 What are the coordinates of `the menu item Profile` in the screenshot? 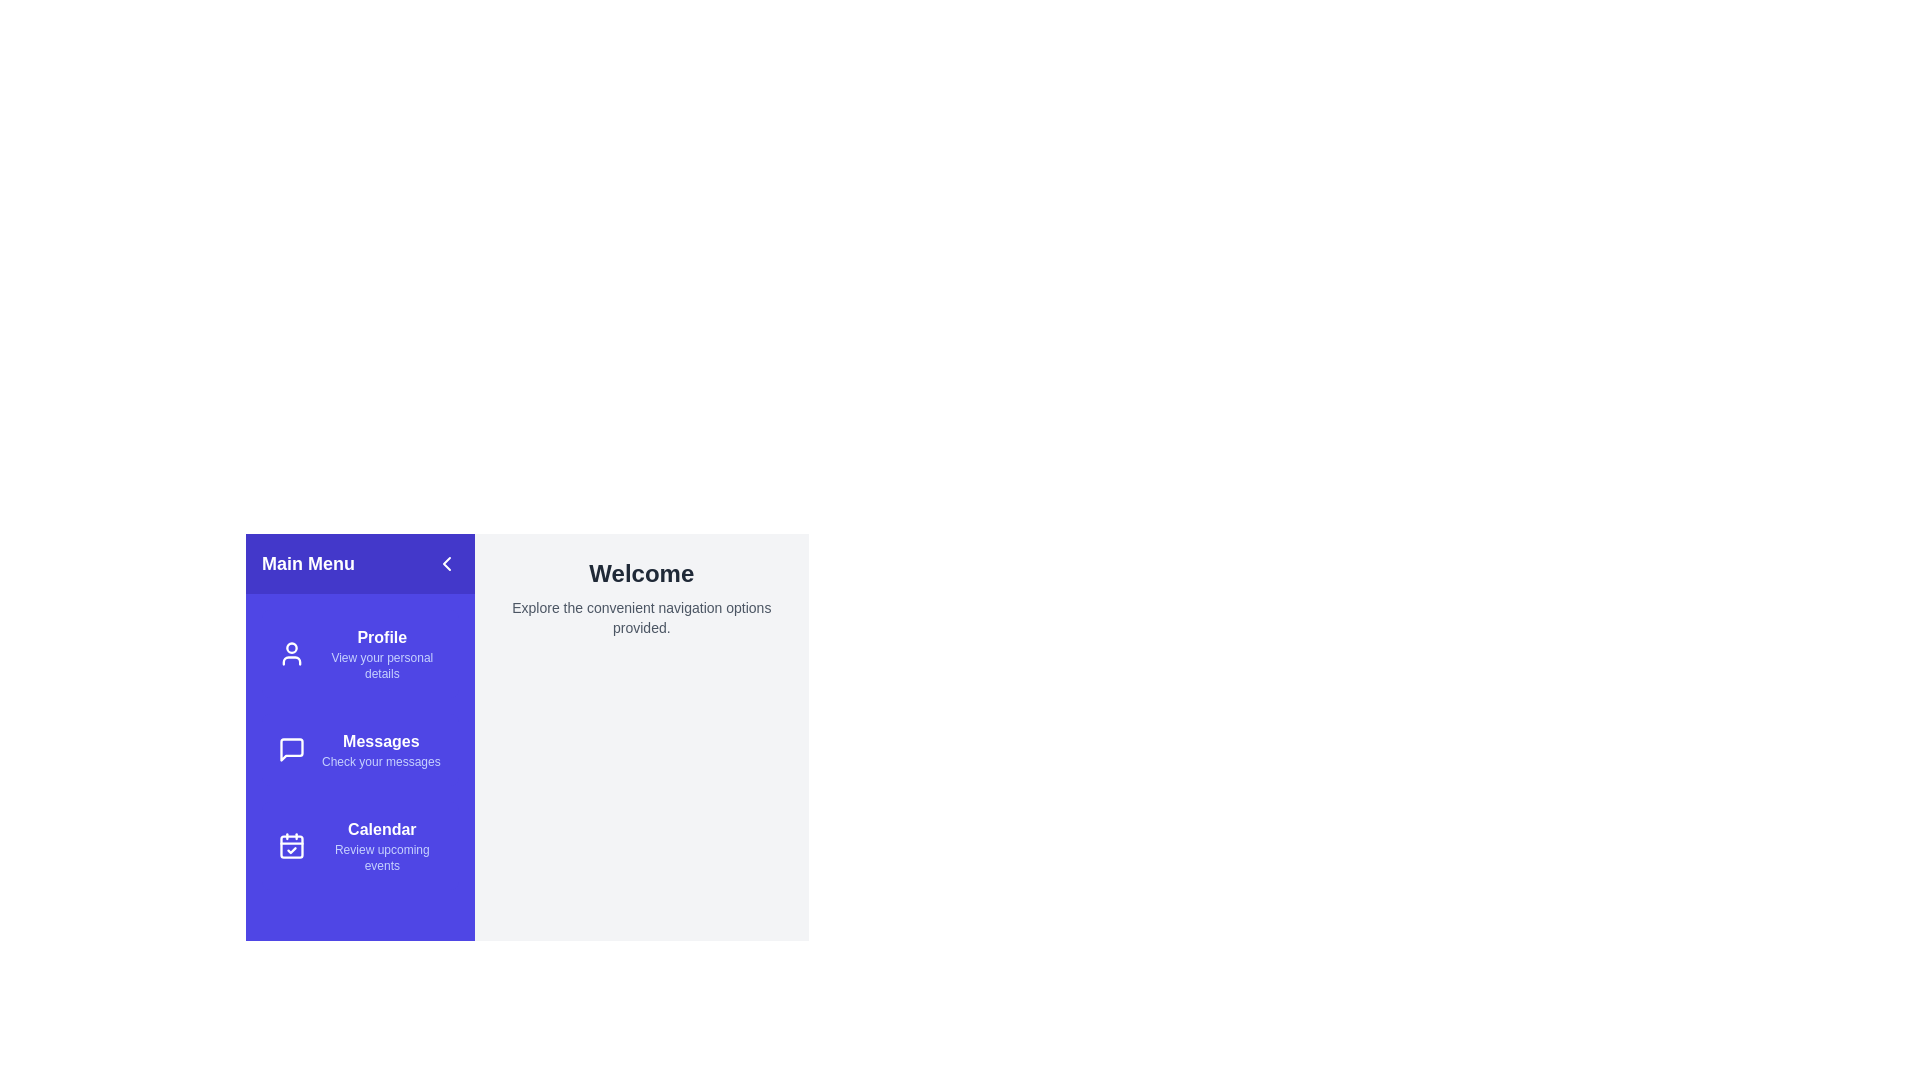 It's located at (360, 654).